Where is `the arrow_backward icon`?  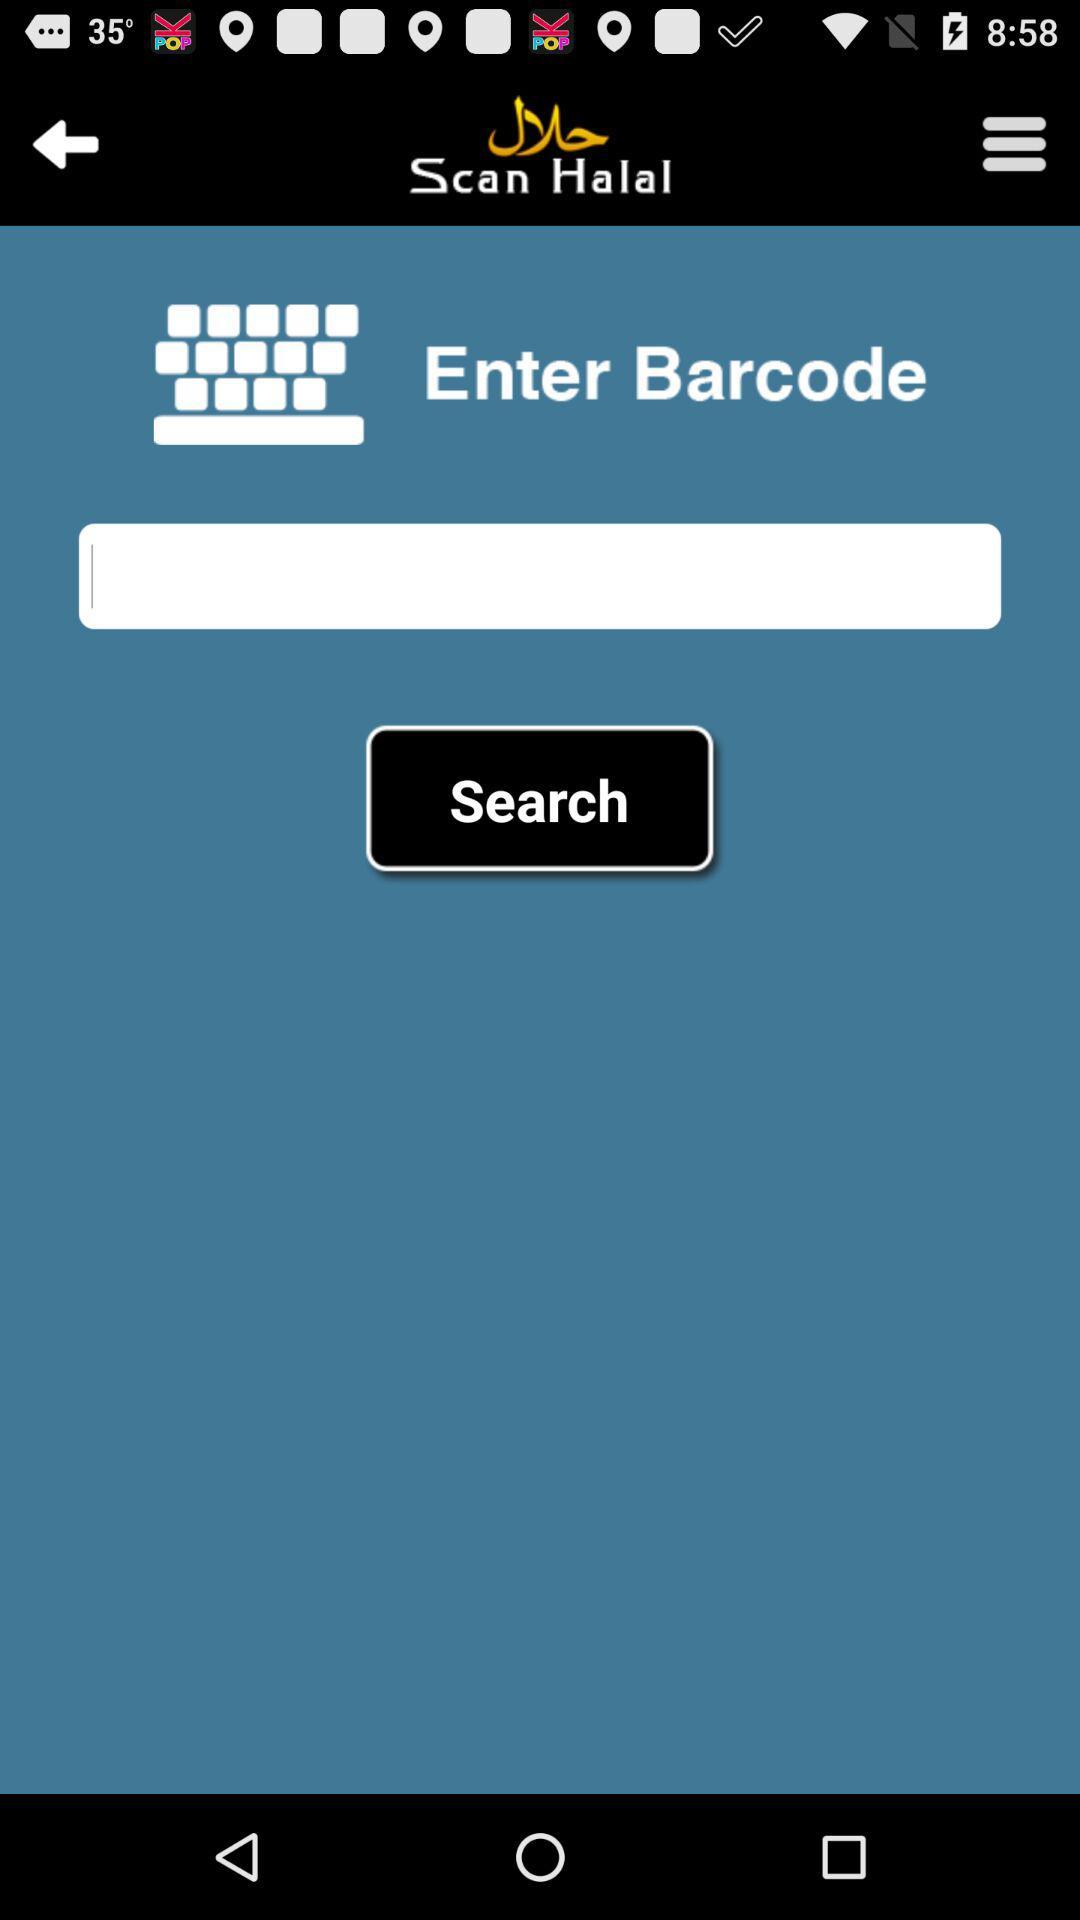 the arrow_backward icon is located at coordinates (64, 153).